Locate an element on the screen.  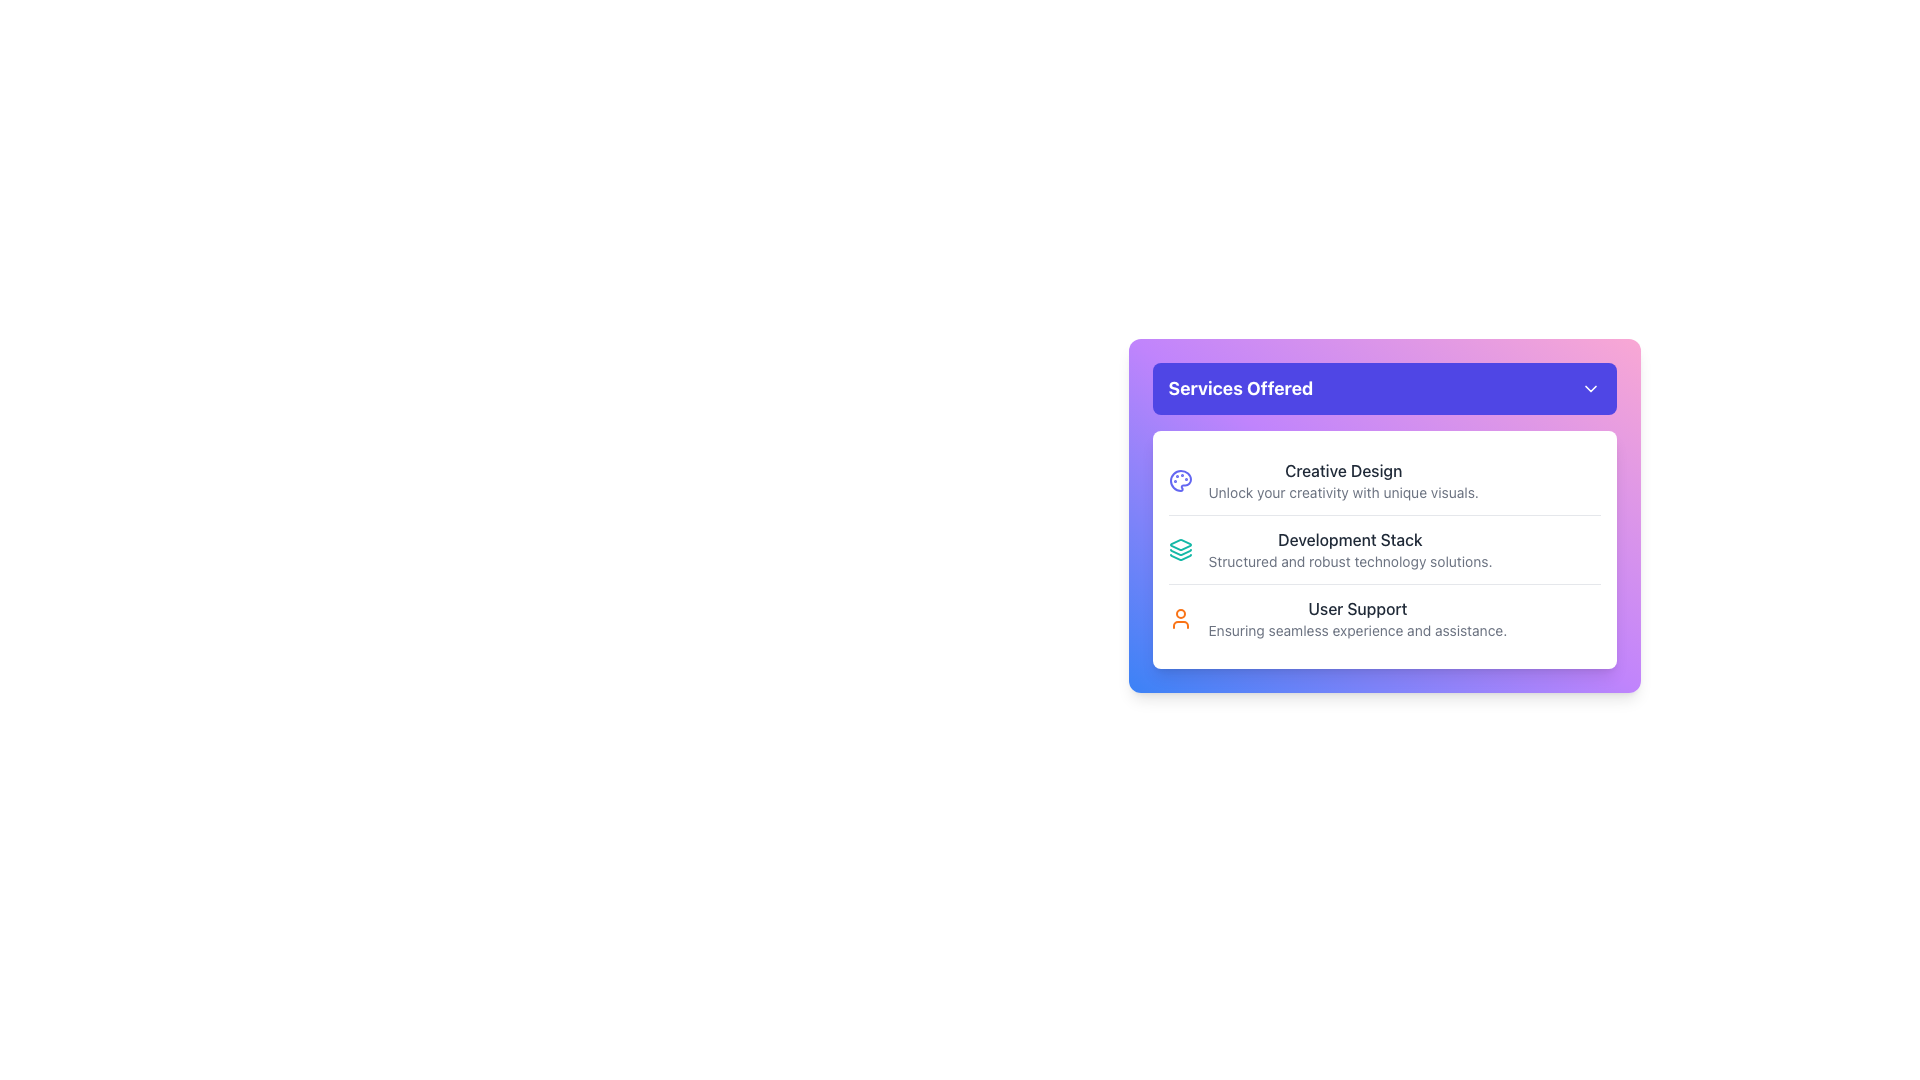
the 'User Support' text block, which includes a title and subtitle, located in the third position of the 'Services Offered' list is located at coordinates (1357, 617).